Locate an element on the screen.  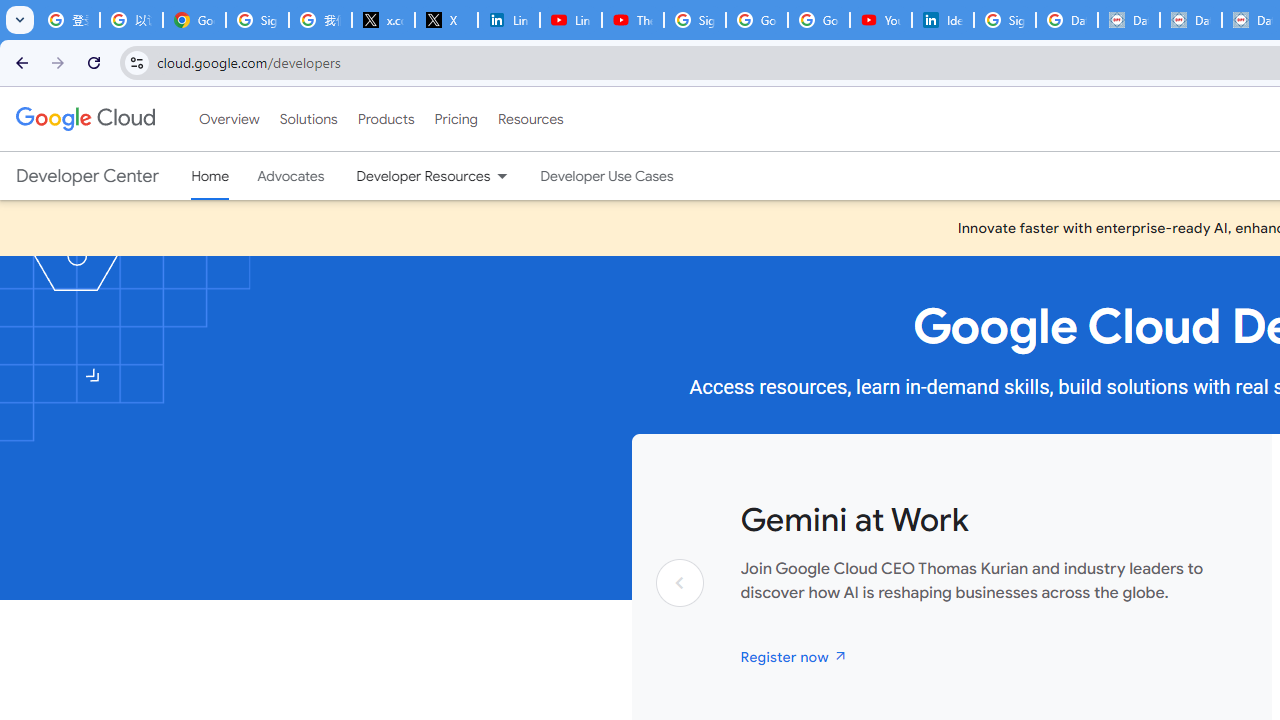
'Advocates' is located at coordinates (290, 175).